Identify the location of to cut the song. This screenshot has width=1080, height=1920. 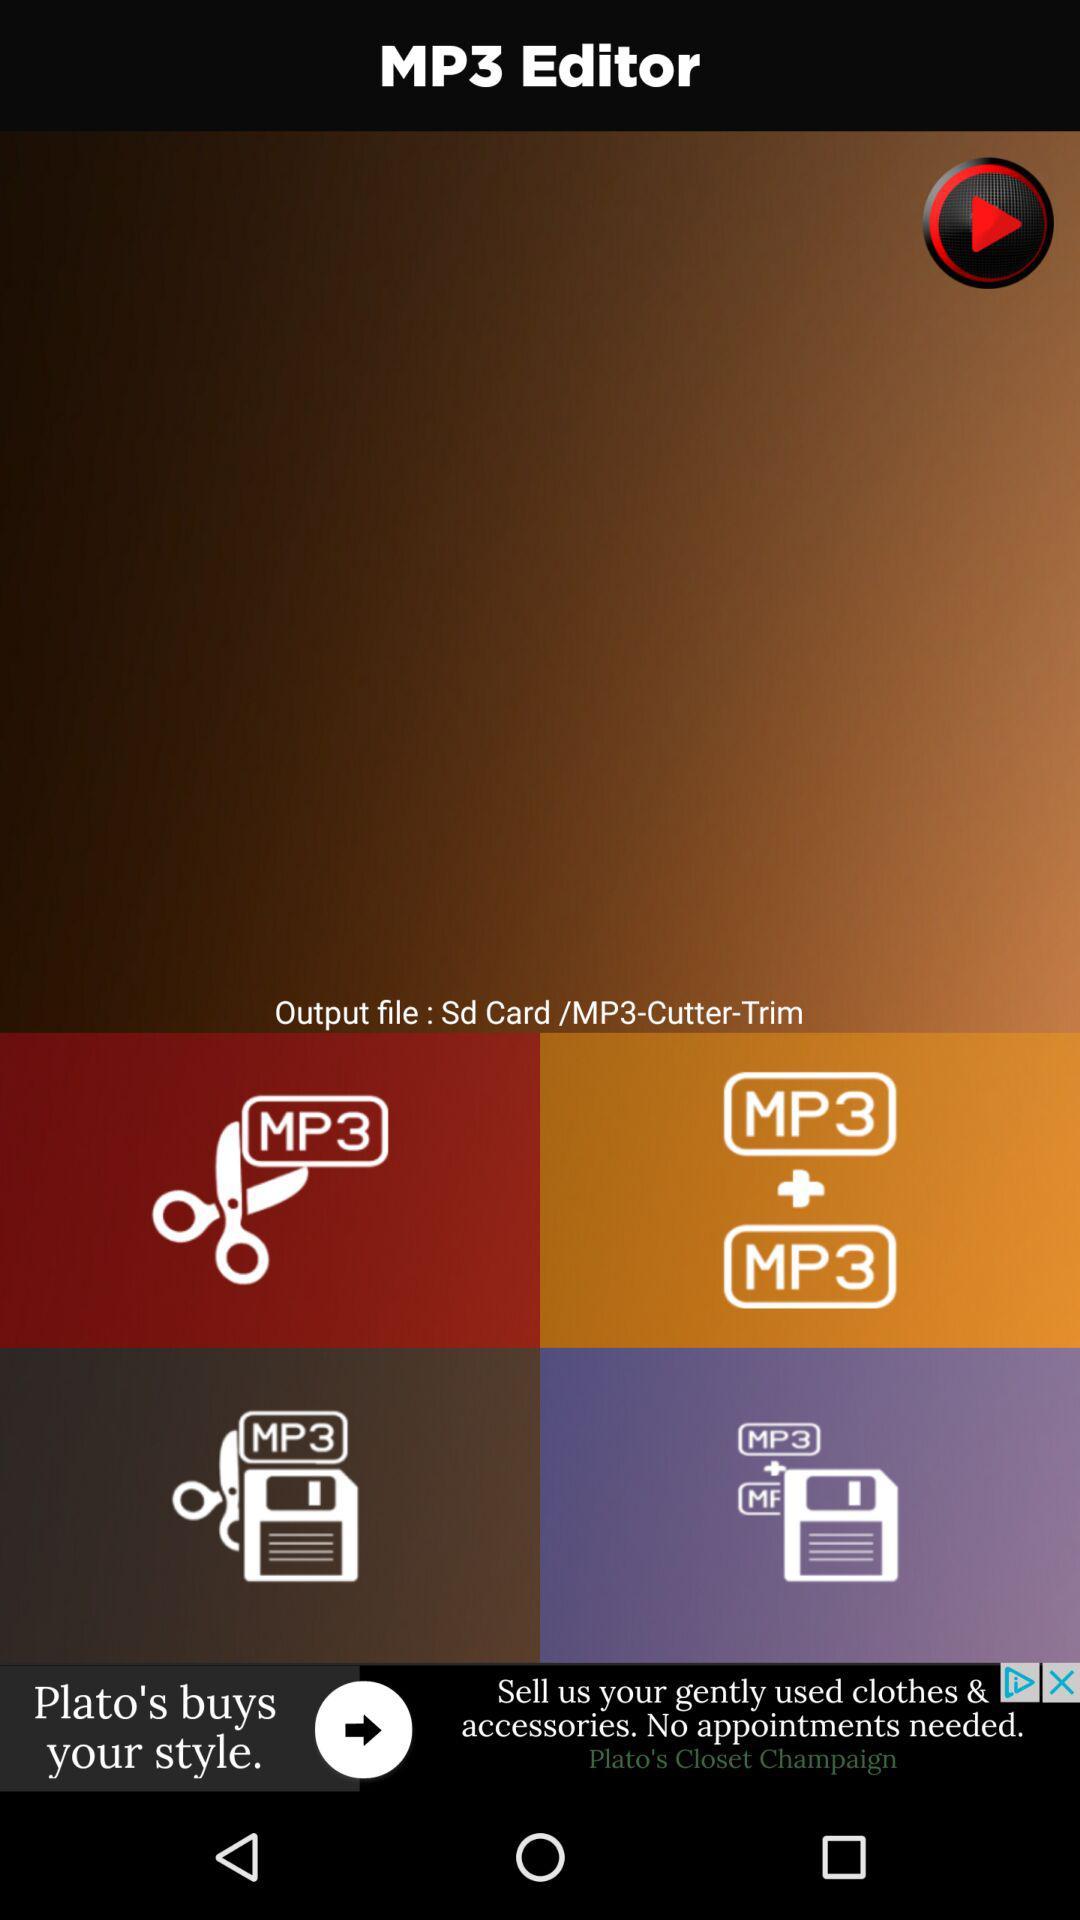
(270, 1190).